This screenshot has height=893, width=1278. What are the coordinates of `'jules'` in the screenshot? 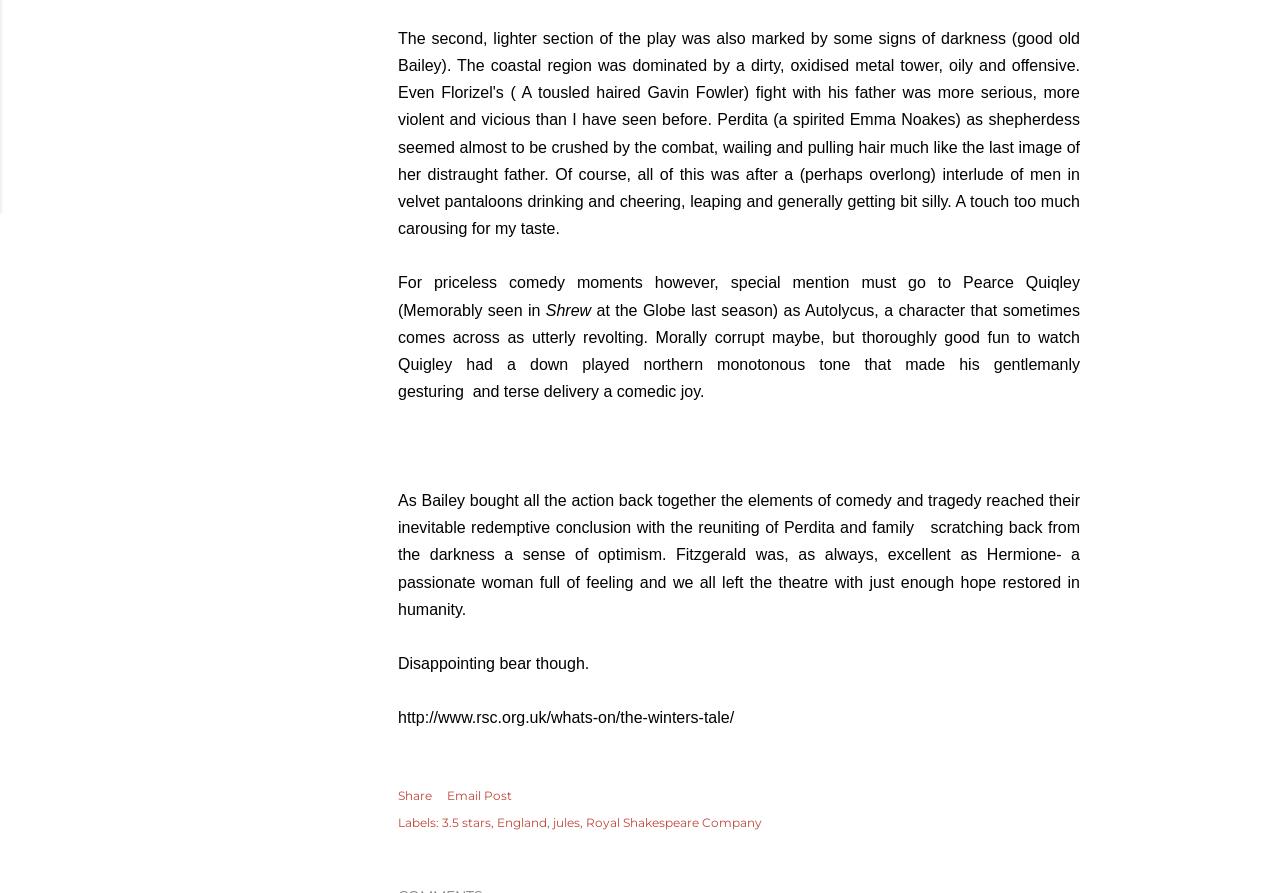 It's located at (566, 821).